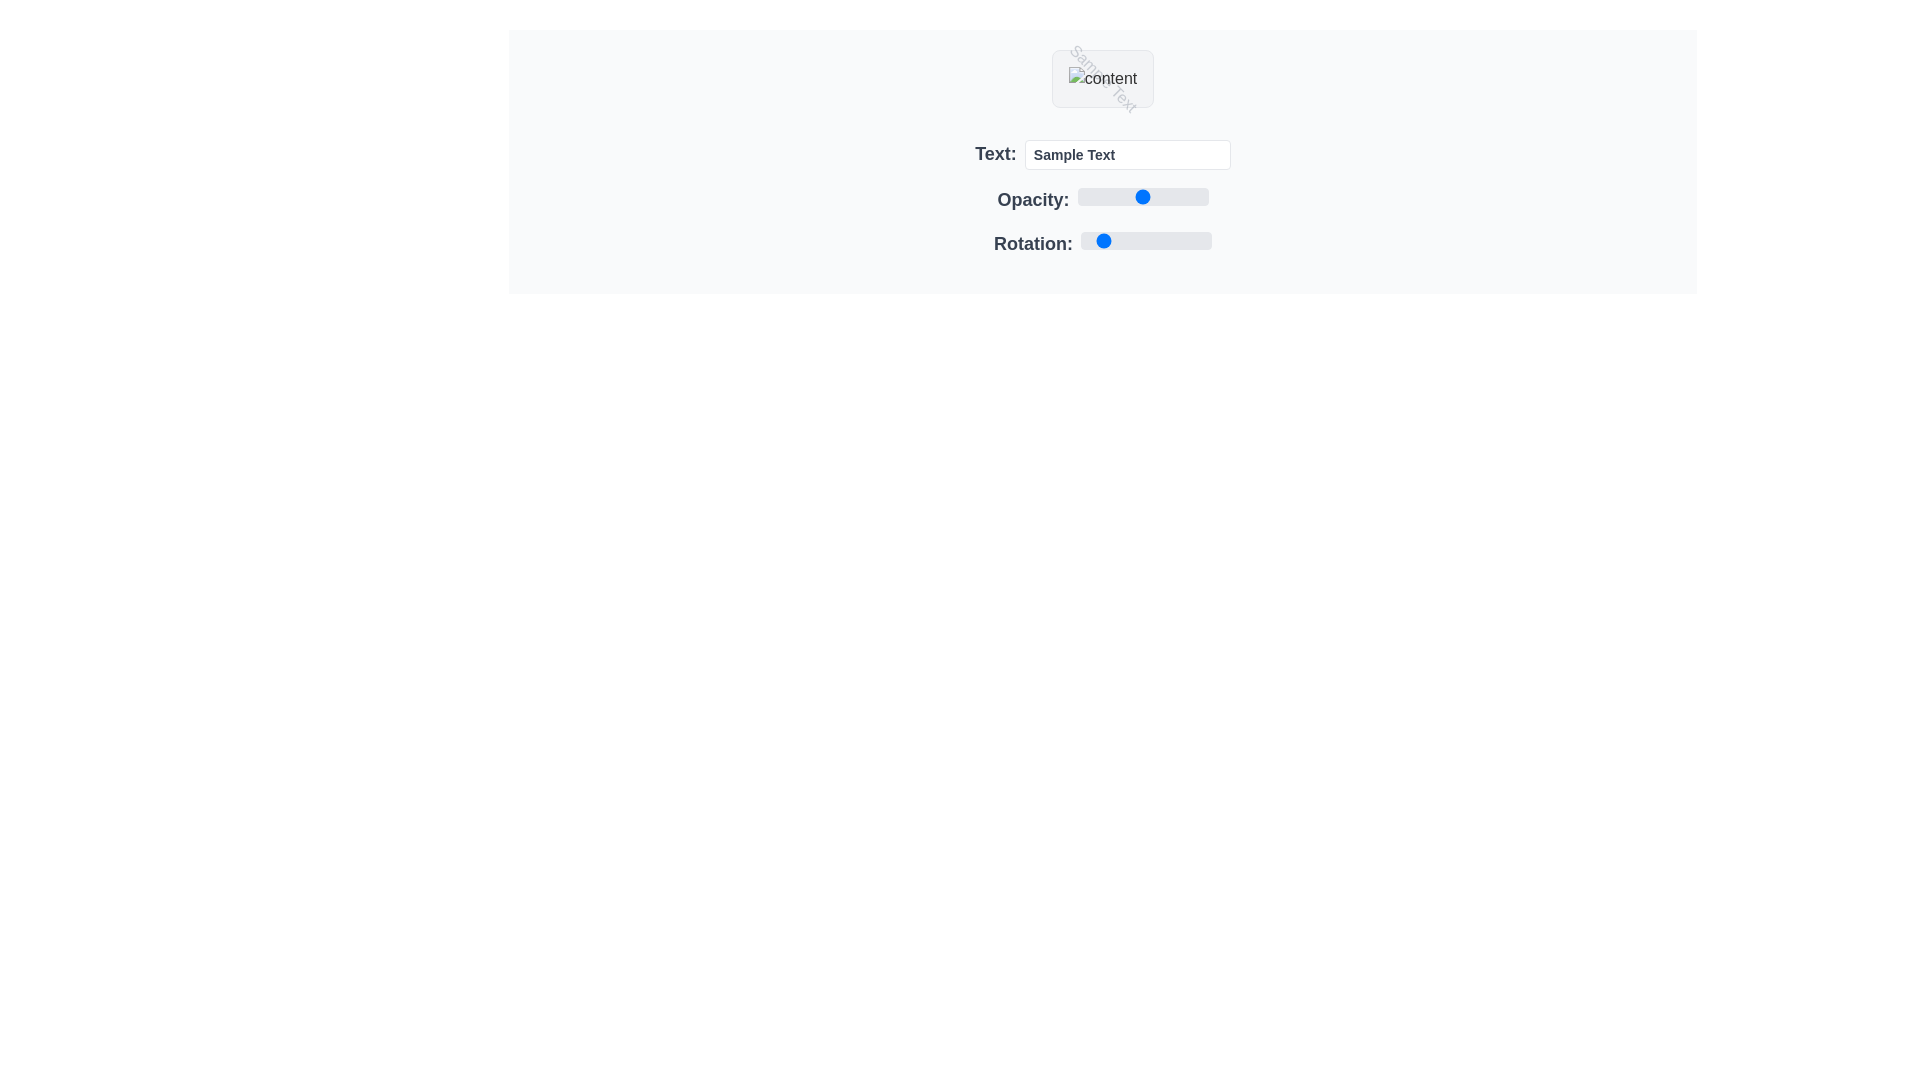 The width and height of the screenshot is (1920, 1080). What do you see at coordinates (1108, 239) in the screenshot?
I see `the rotation slider` at bounding box center [1108, 239].